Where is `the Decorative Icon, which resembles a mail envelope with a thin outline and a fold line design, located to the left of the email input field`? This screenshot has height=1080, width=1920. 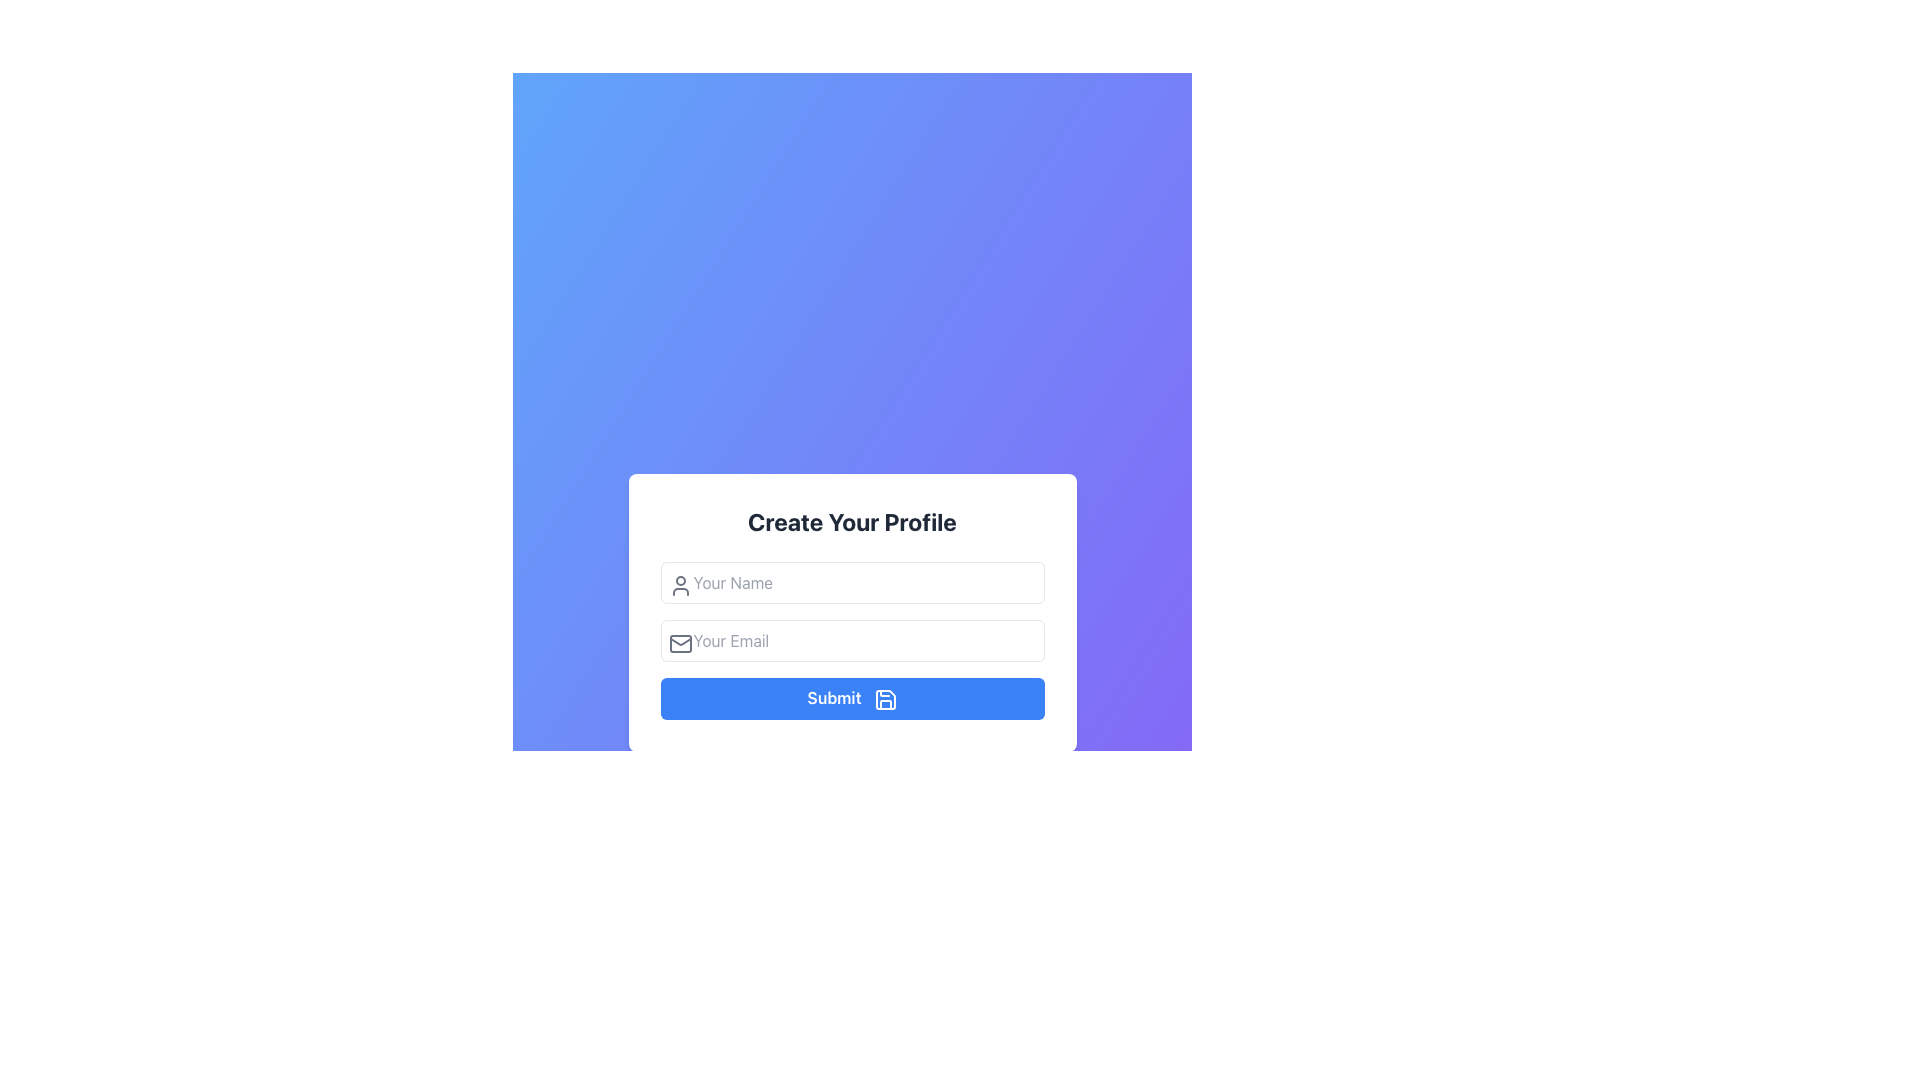 the Decorative Icon, which resembles a mail envelope with a thin outline and a fold line design, located to the left of the email input field is located at coordinates (680, 644).